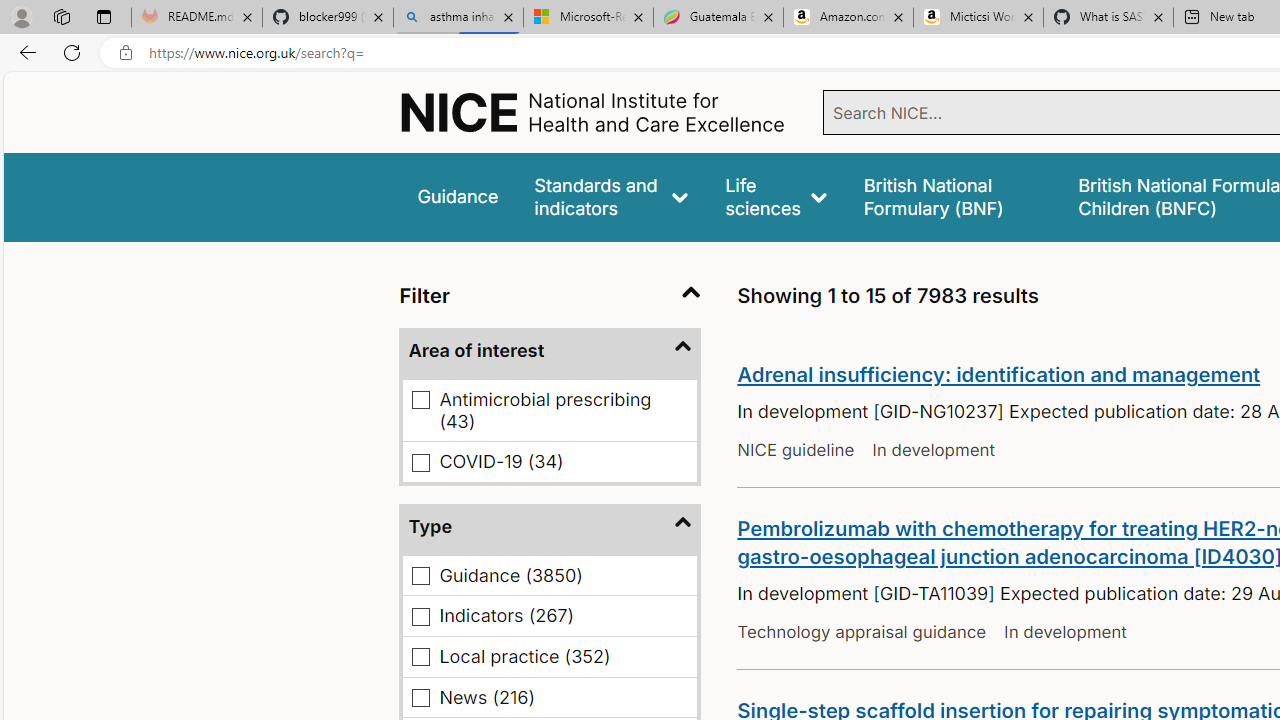 This screenshot has height=720, width=1280. I want to click on 'Filter', so click(550, 296).